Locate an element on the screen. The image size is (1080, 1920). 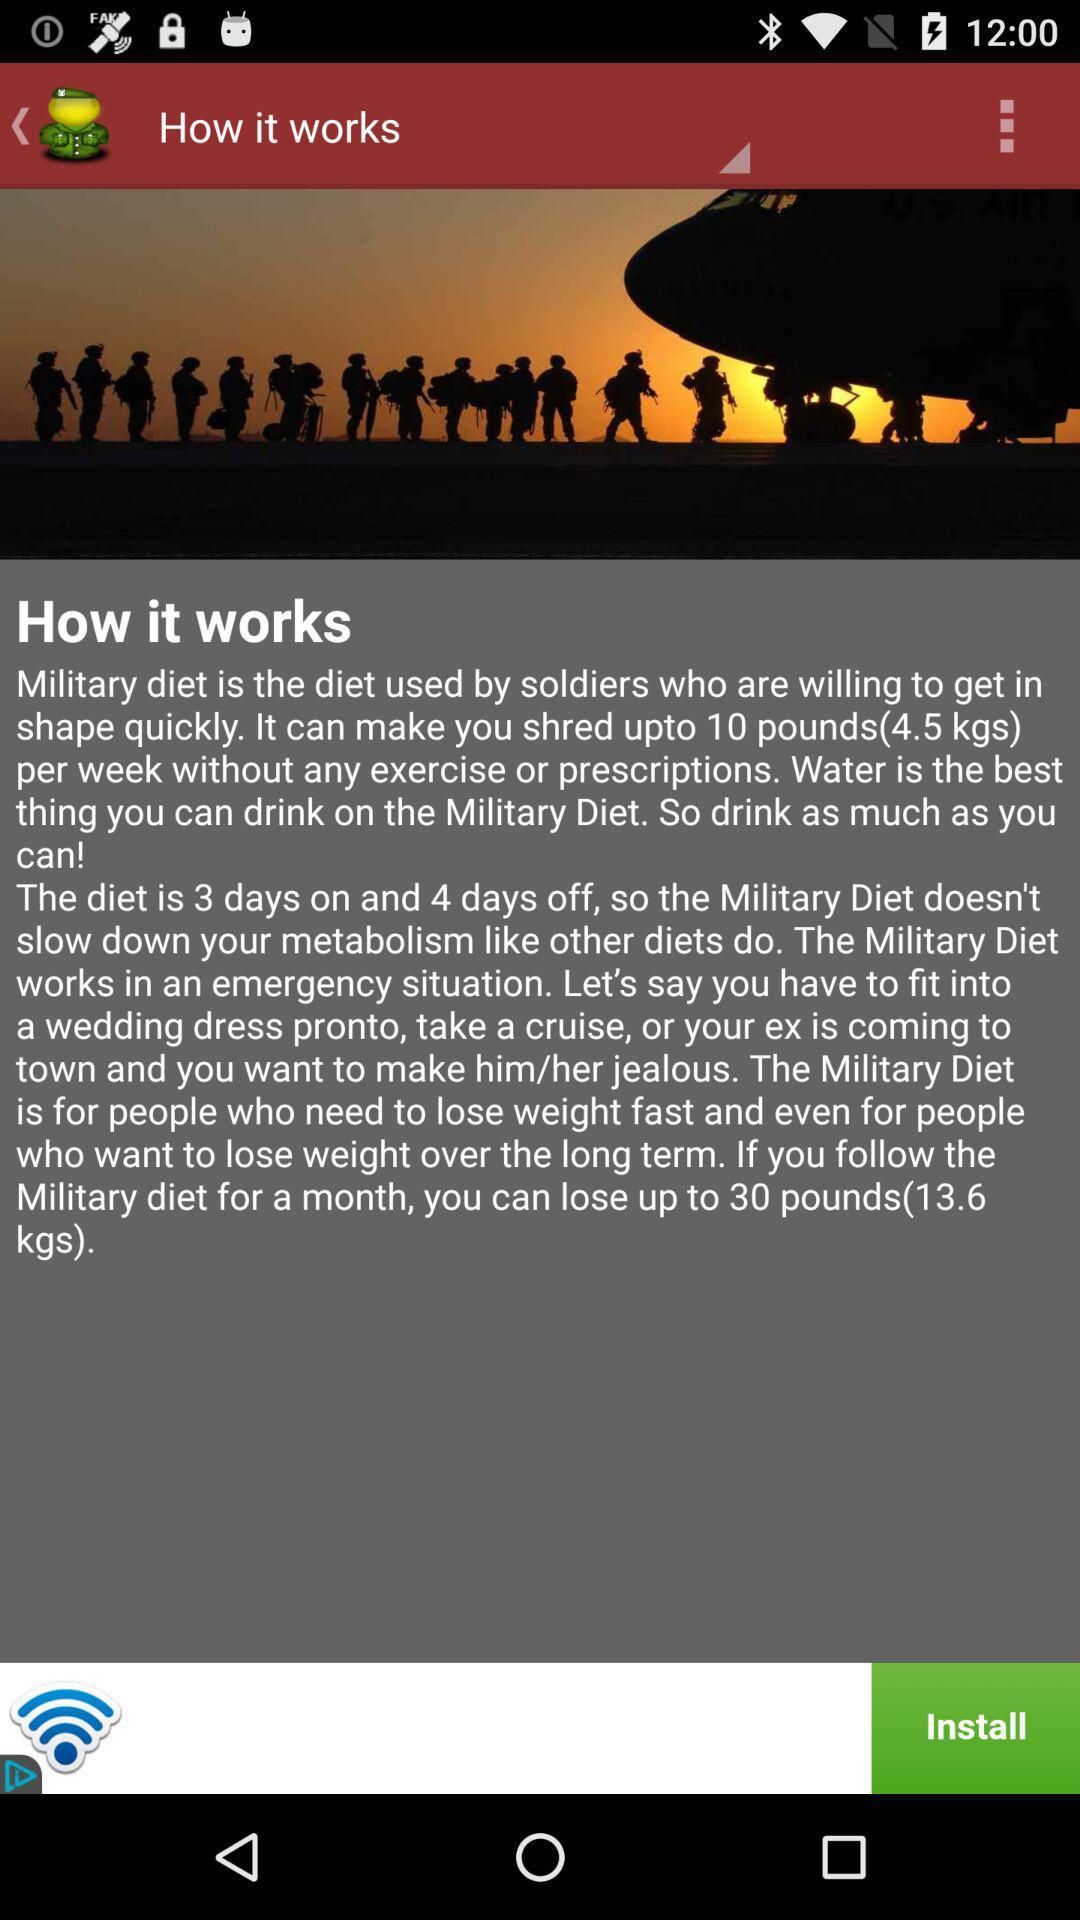
wifi install is located at coordinates (540, 1727).